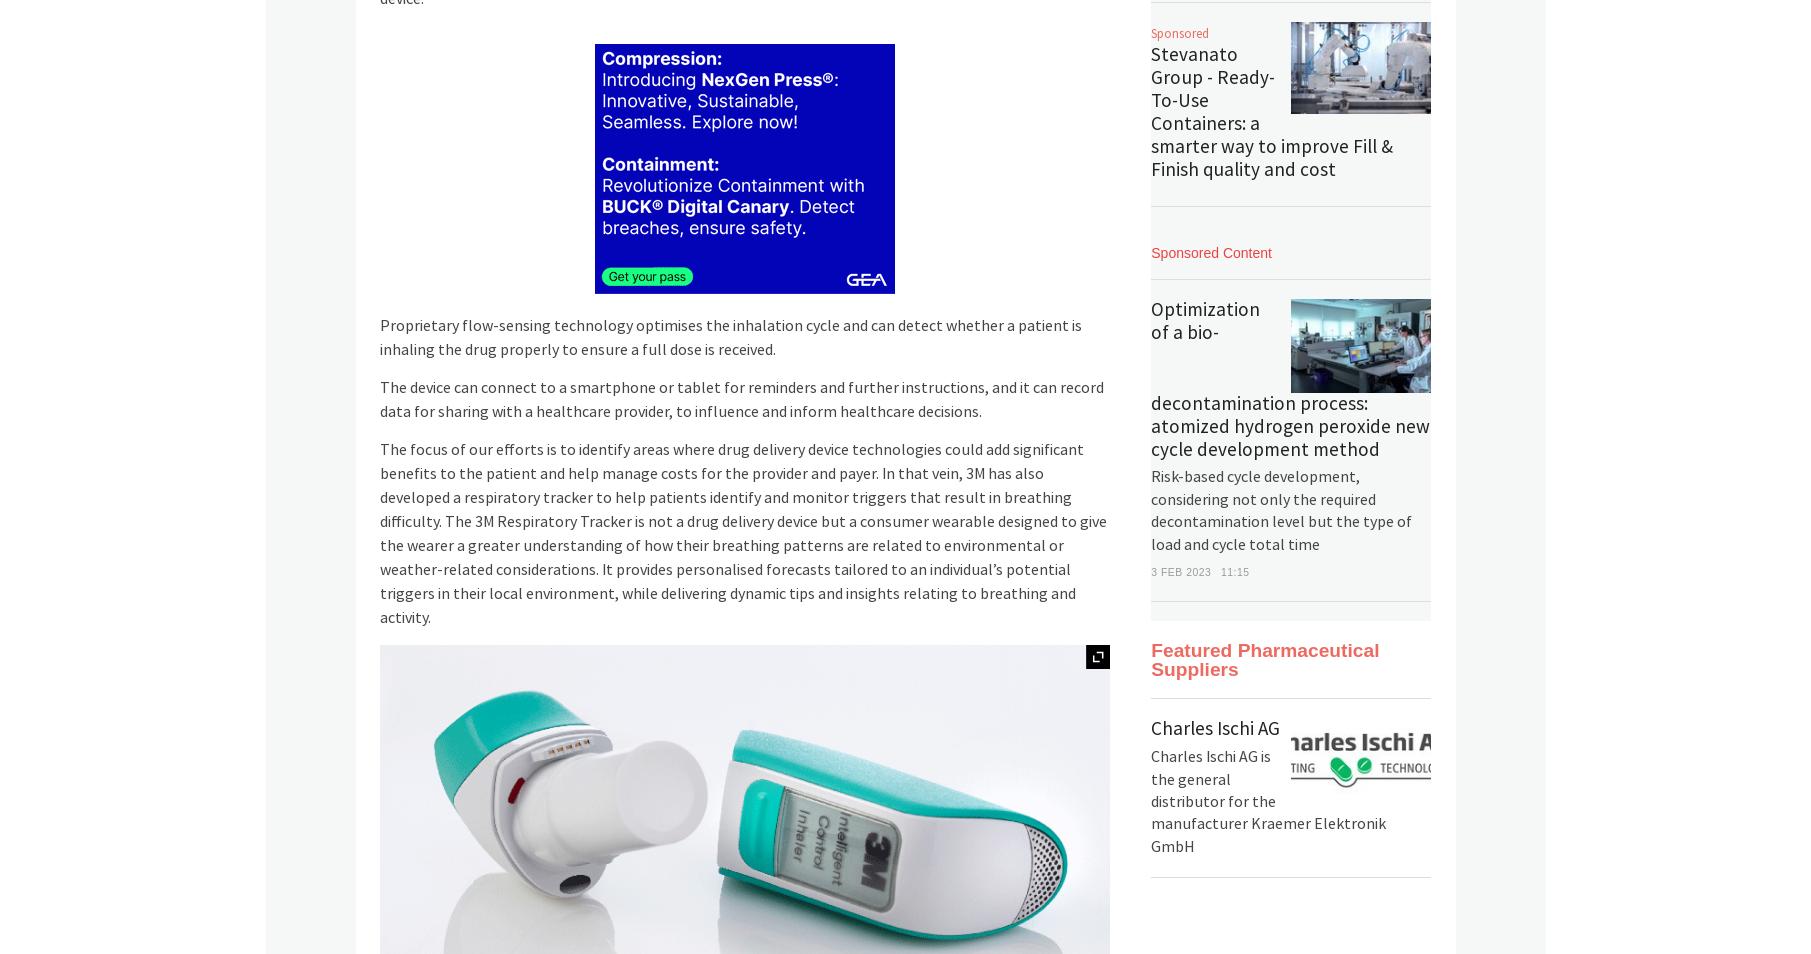 This screenshot has width=1811, height=954. What do you see at coordinates (741, 532) in the screenshot?
I see `'The focus of our efforts is to identify areas where drug delivery device technologies could add significant benefits to the patient and help manage costs for the provider and payer. In that vein, 3M has also developed a respiratory tracker to help patients identify and monitor triggers that result in breathing difficulty. The 3M Respiratory Tracker is not a drug delivery device but a consumer wearable designed to give the wearer a greater understanding of how their breathing patterns are related to environmental or weather-related considerations. It provides personalised forecasts tailored to an individual’s potential triggers in their local environment, while delivering dynamic tips and insights relating to breathing and activity.'` at bounding box center [741, 532].